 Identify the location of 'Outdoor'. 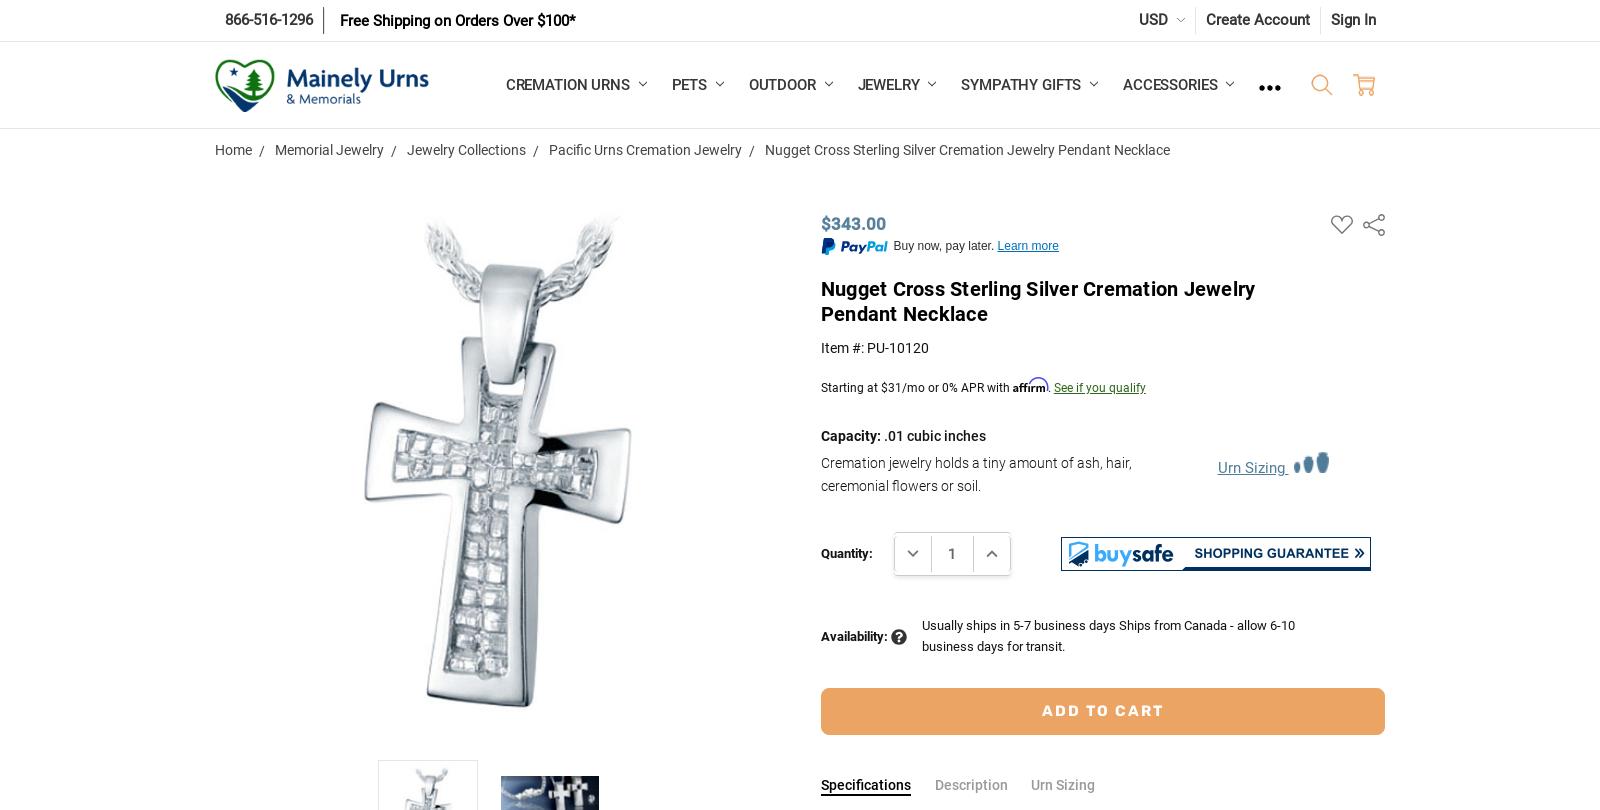
(783, 84).